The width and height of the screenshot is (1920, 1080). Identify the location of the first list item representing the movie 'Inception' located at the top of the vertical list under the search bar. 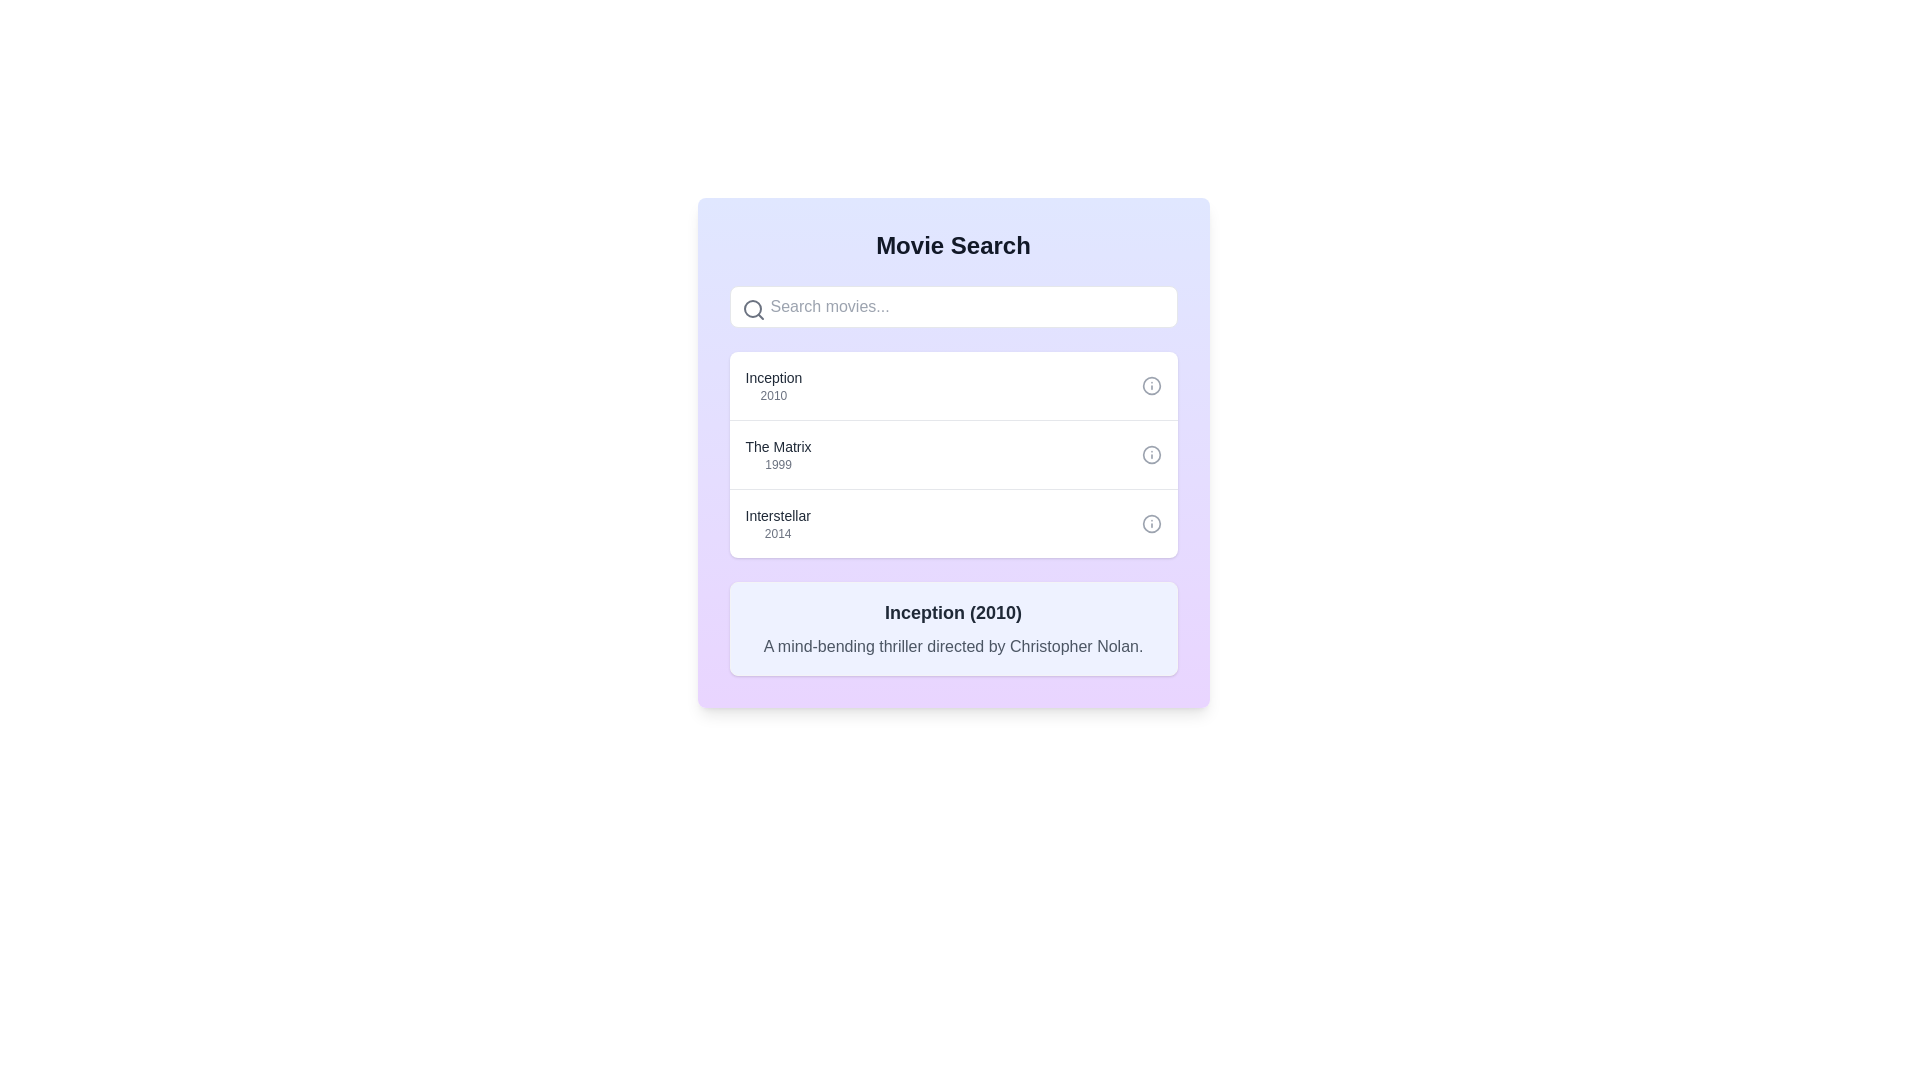
(772, 385).